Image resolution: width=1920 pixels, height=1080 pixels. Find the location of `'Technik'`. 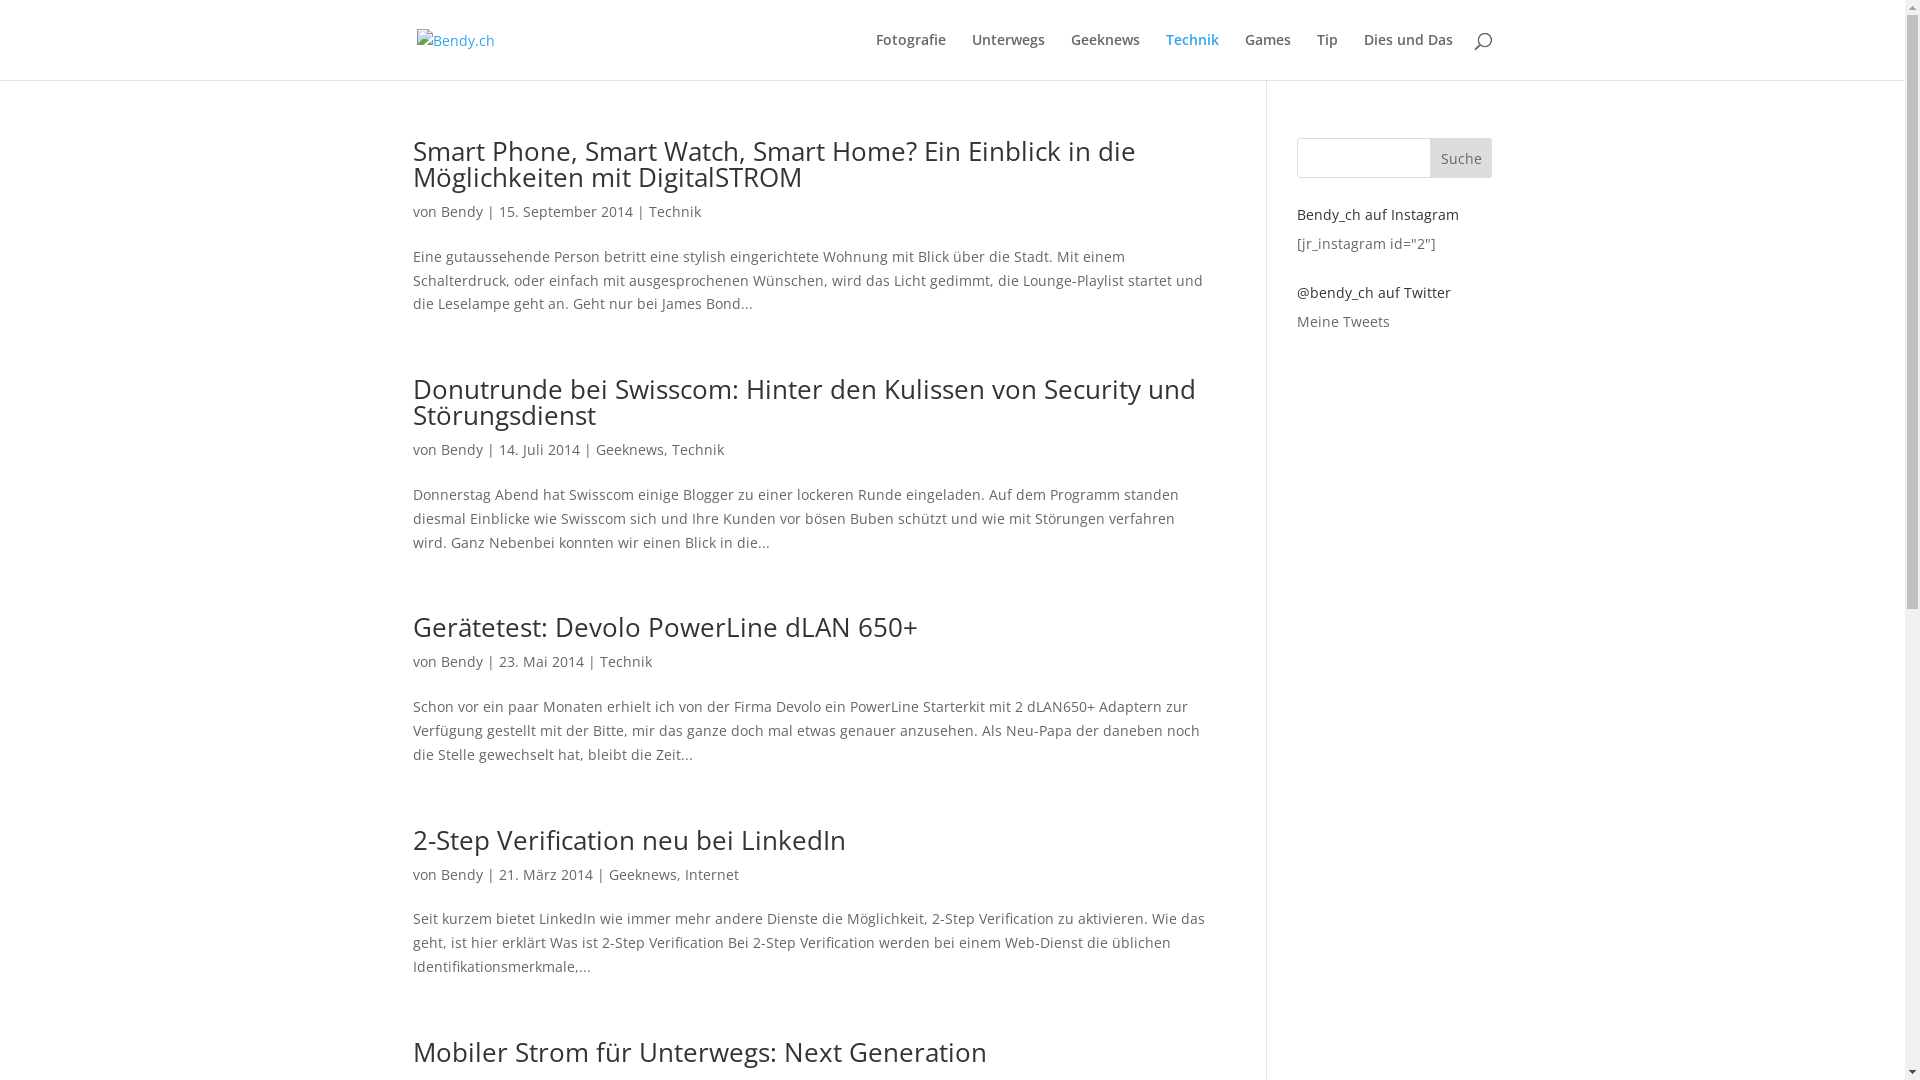

'Technik' is located at coordinates (1192, 55).